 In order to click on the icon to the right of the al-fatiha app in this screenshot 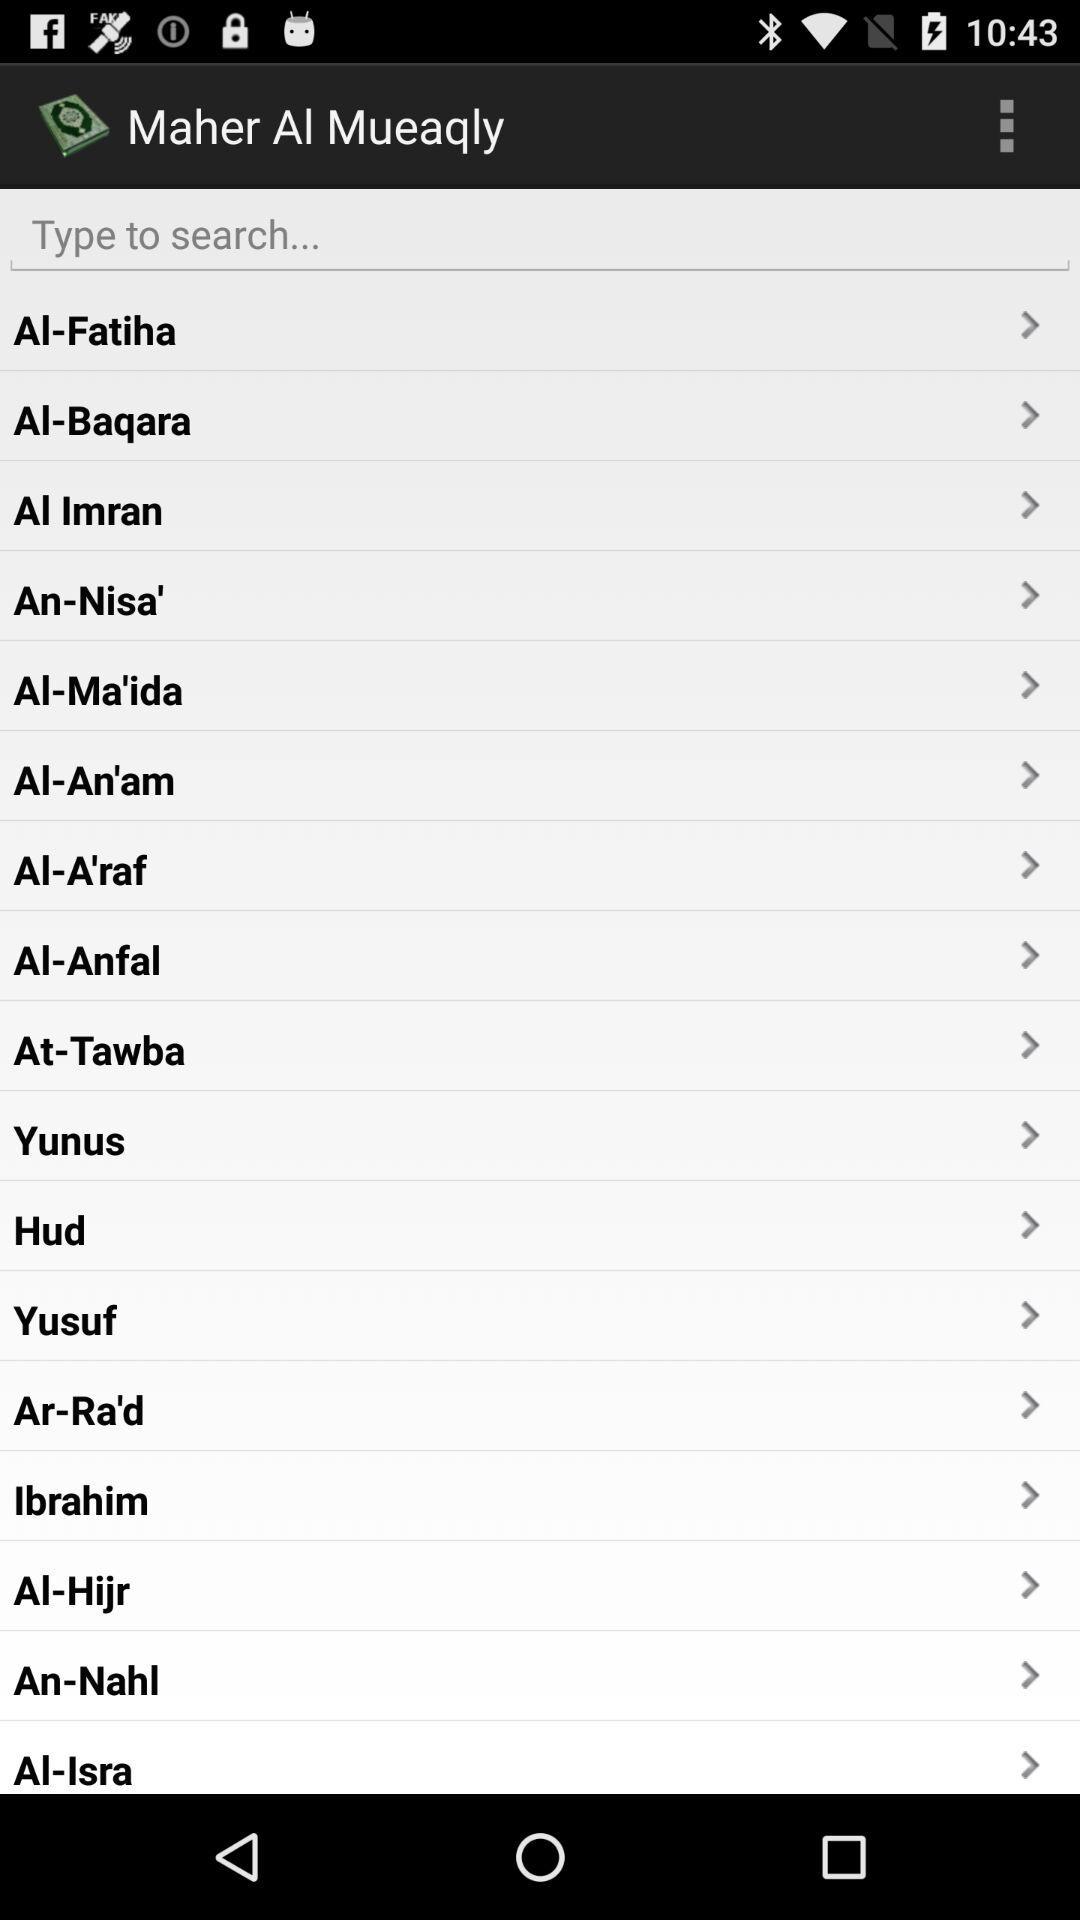, I will do `click(1028, 325)`.